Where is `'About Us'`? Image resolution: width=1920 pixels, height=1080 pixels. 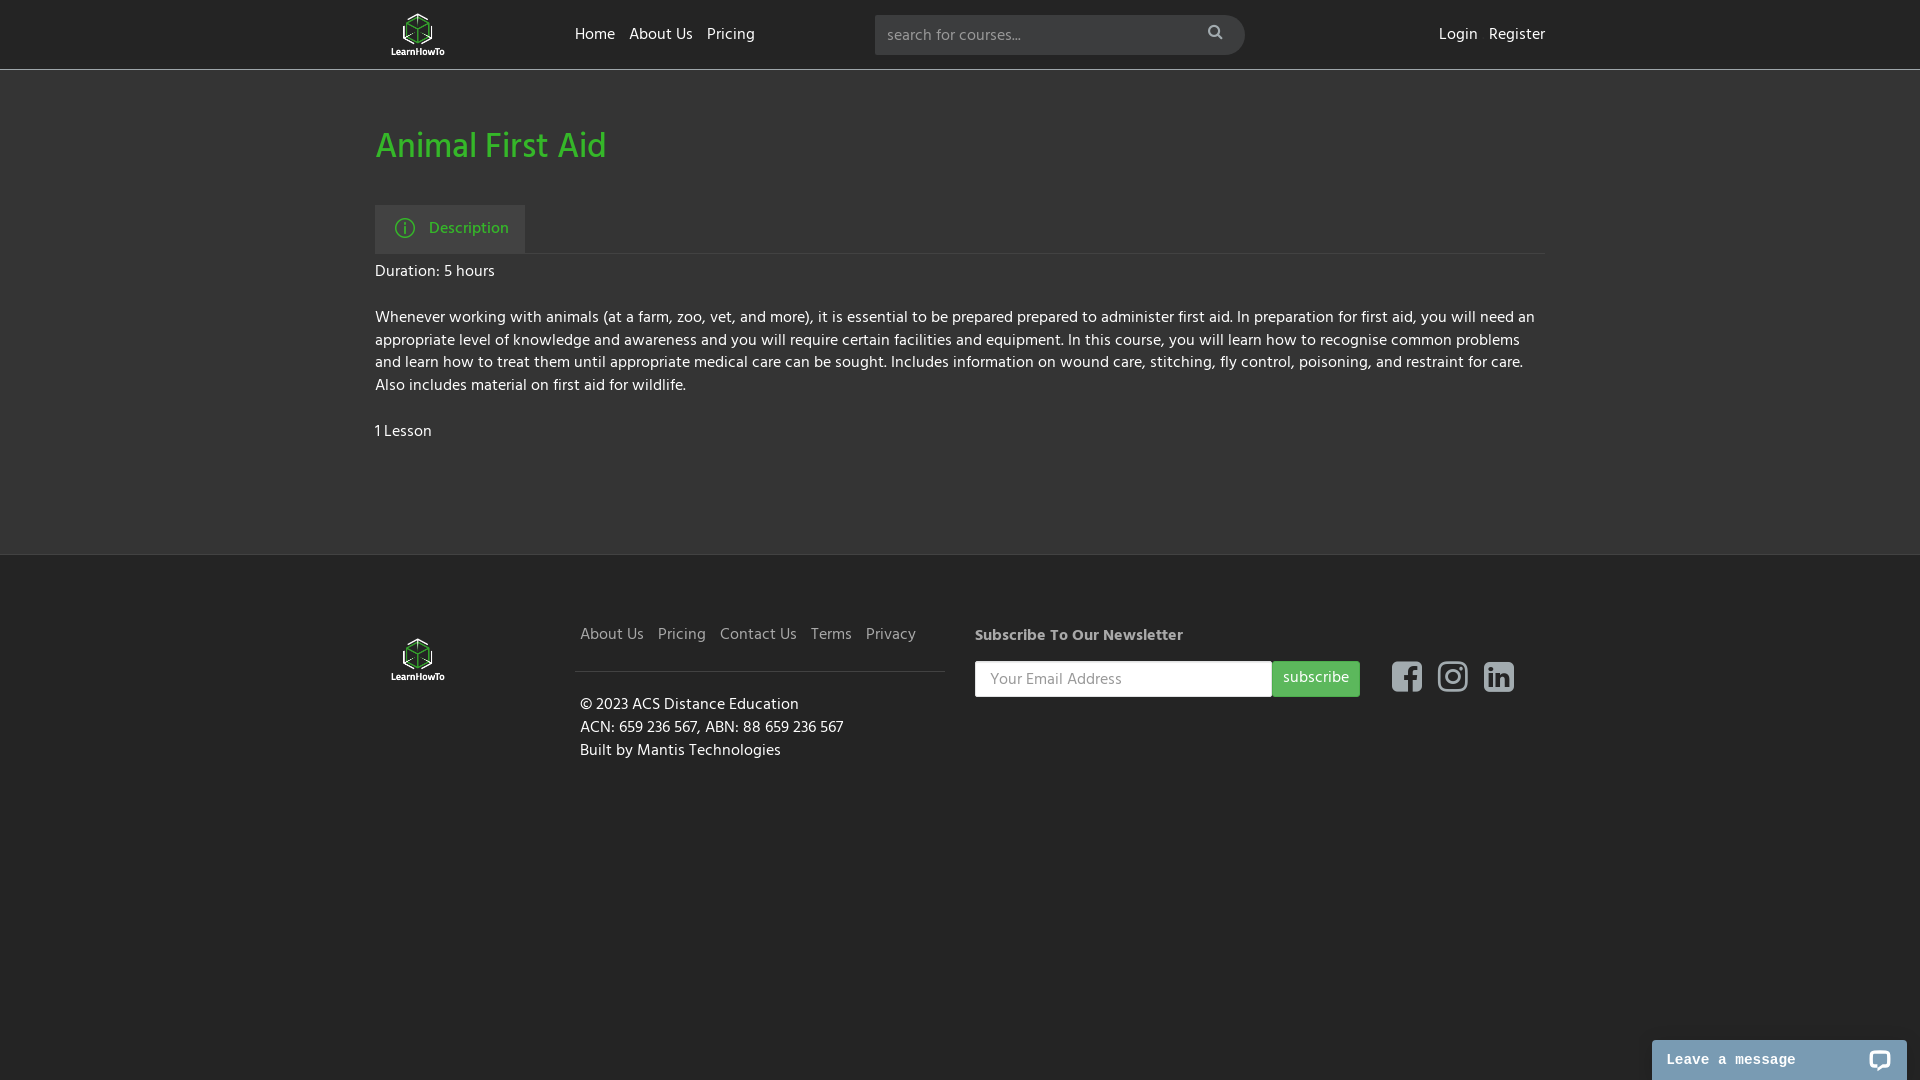
'About Us' is located at coordinates (627, 35).